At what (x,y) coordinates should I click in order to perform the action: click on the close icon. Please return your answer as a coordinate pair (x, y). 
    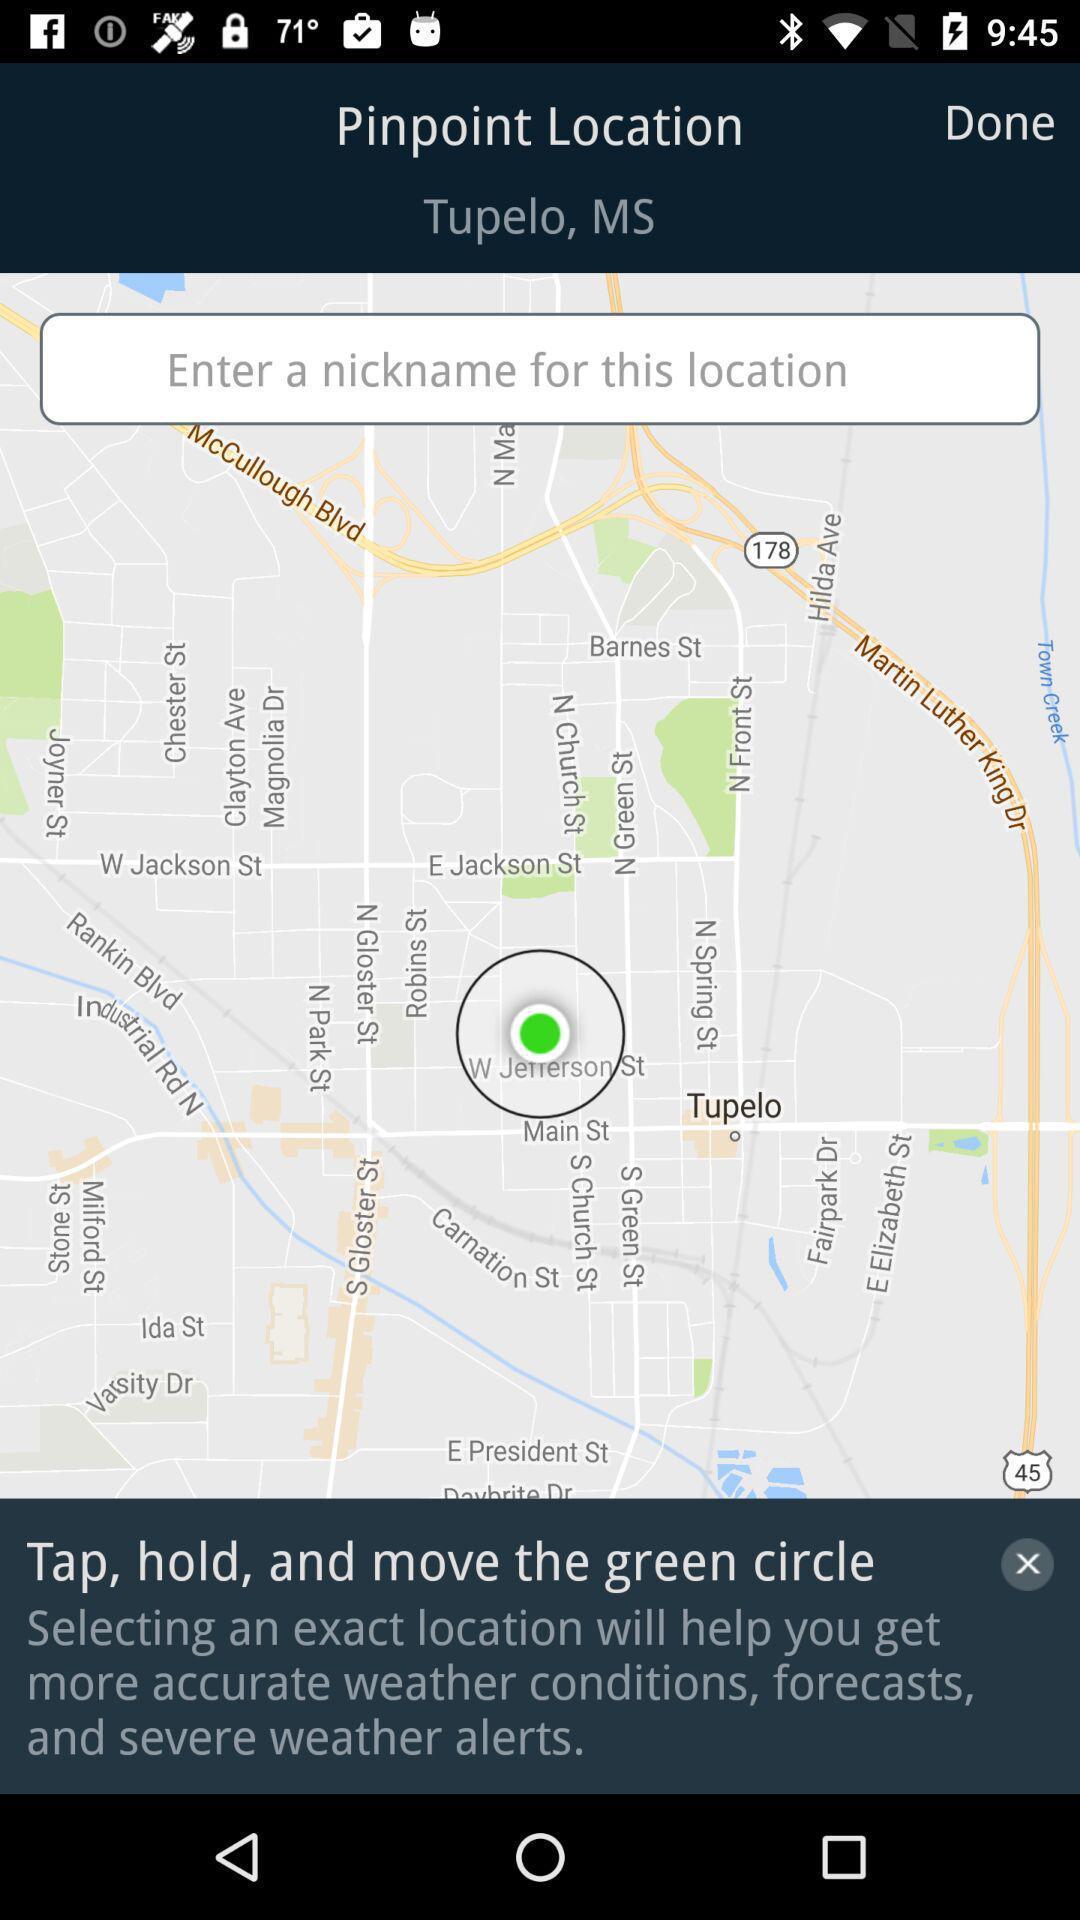
    Looking at the image, I should click on (1027, 1563).